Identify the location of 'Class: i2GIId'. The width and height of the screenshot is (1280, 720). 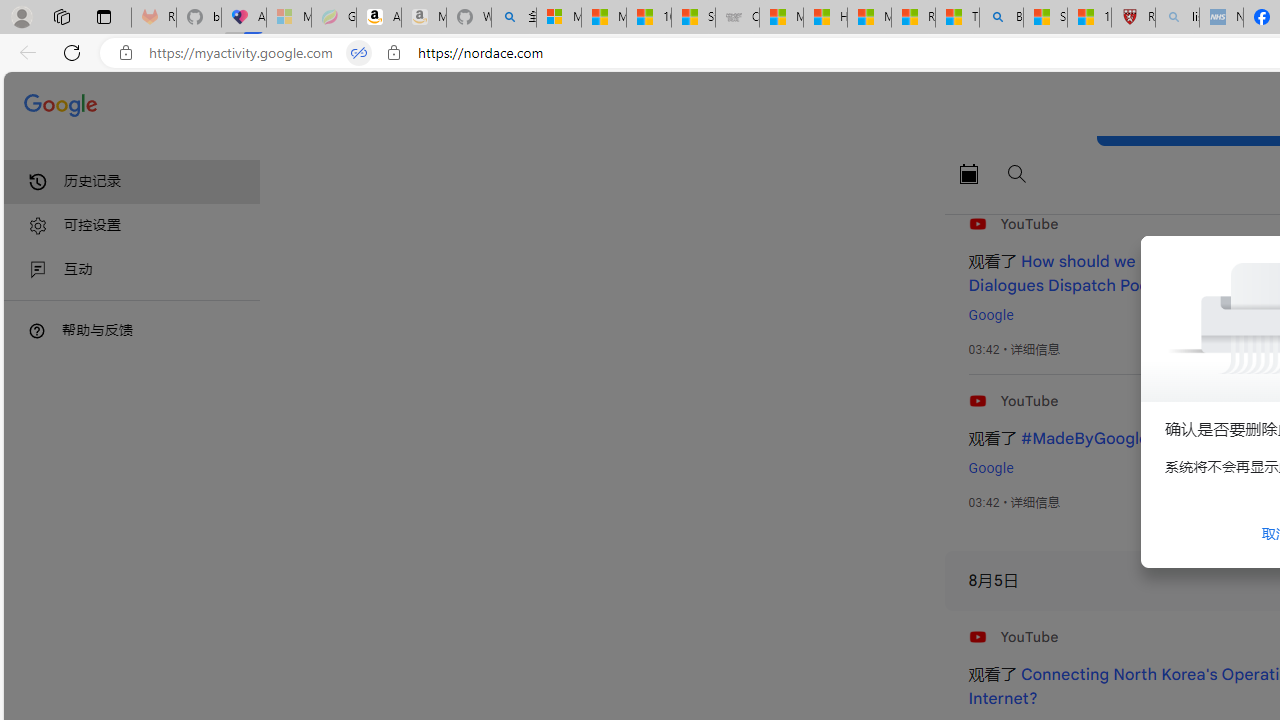
(38, 270).